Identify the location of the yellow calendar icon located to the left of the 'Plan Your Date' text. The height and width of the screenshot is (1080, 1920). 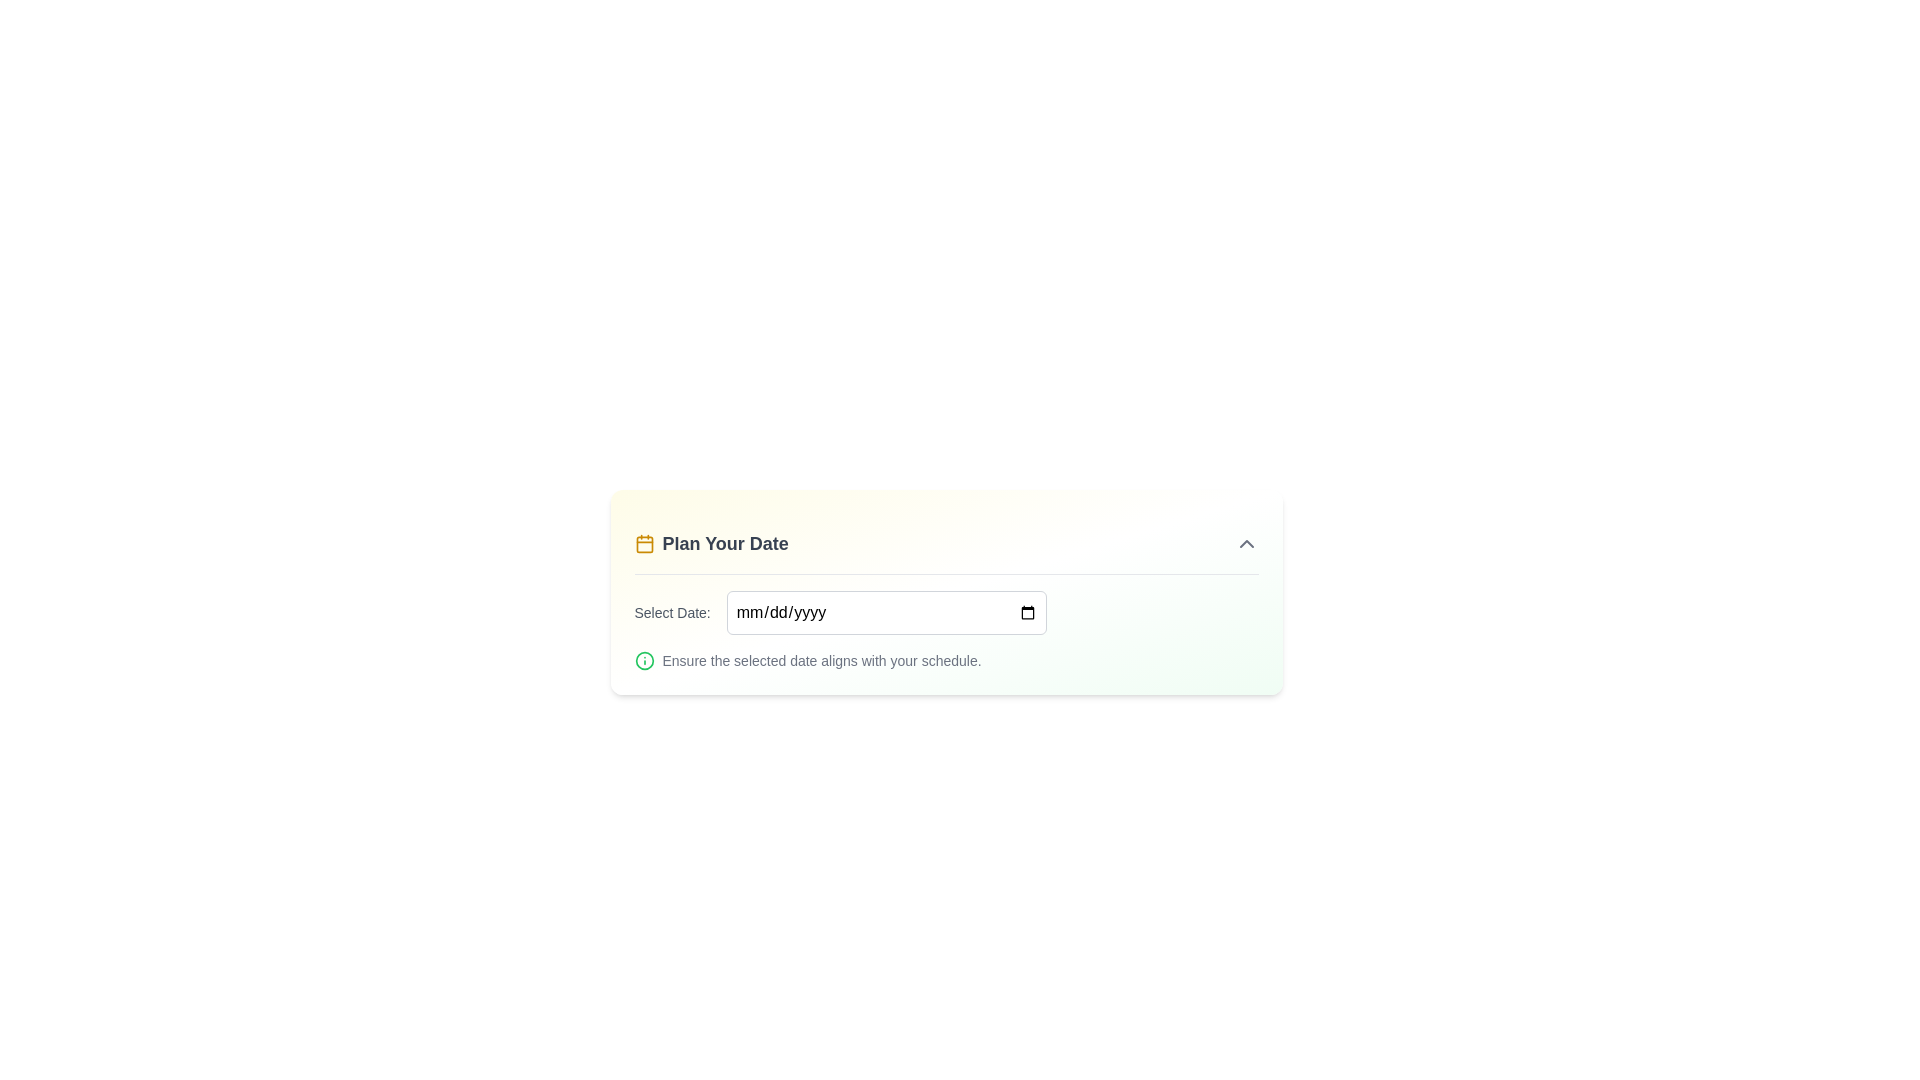
(644, 543).